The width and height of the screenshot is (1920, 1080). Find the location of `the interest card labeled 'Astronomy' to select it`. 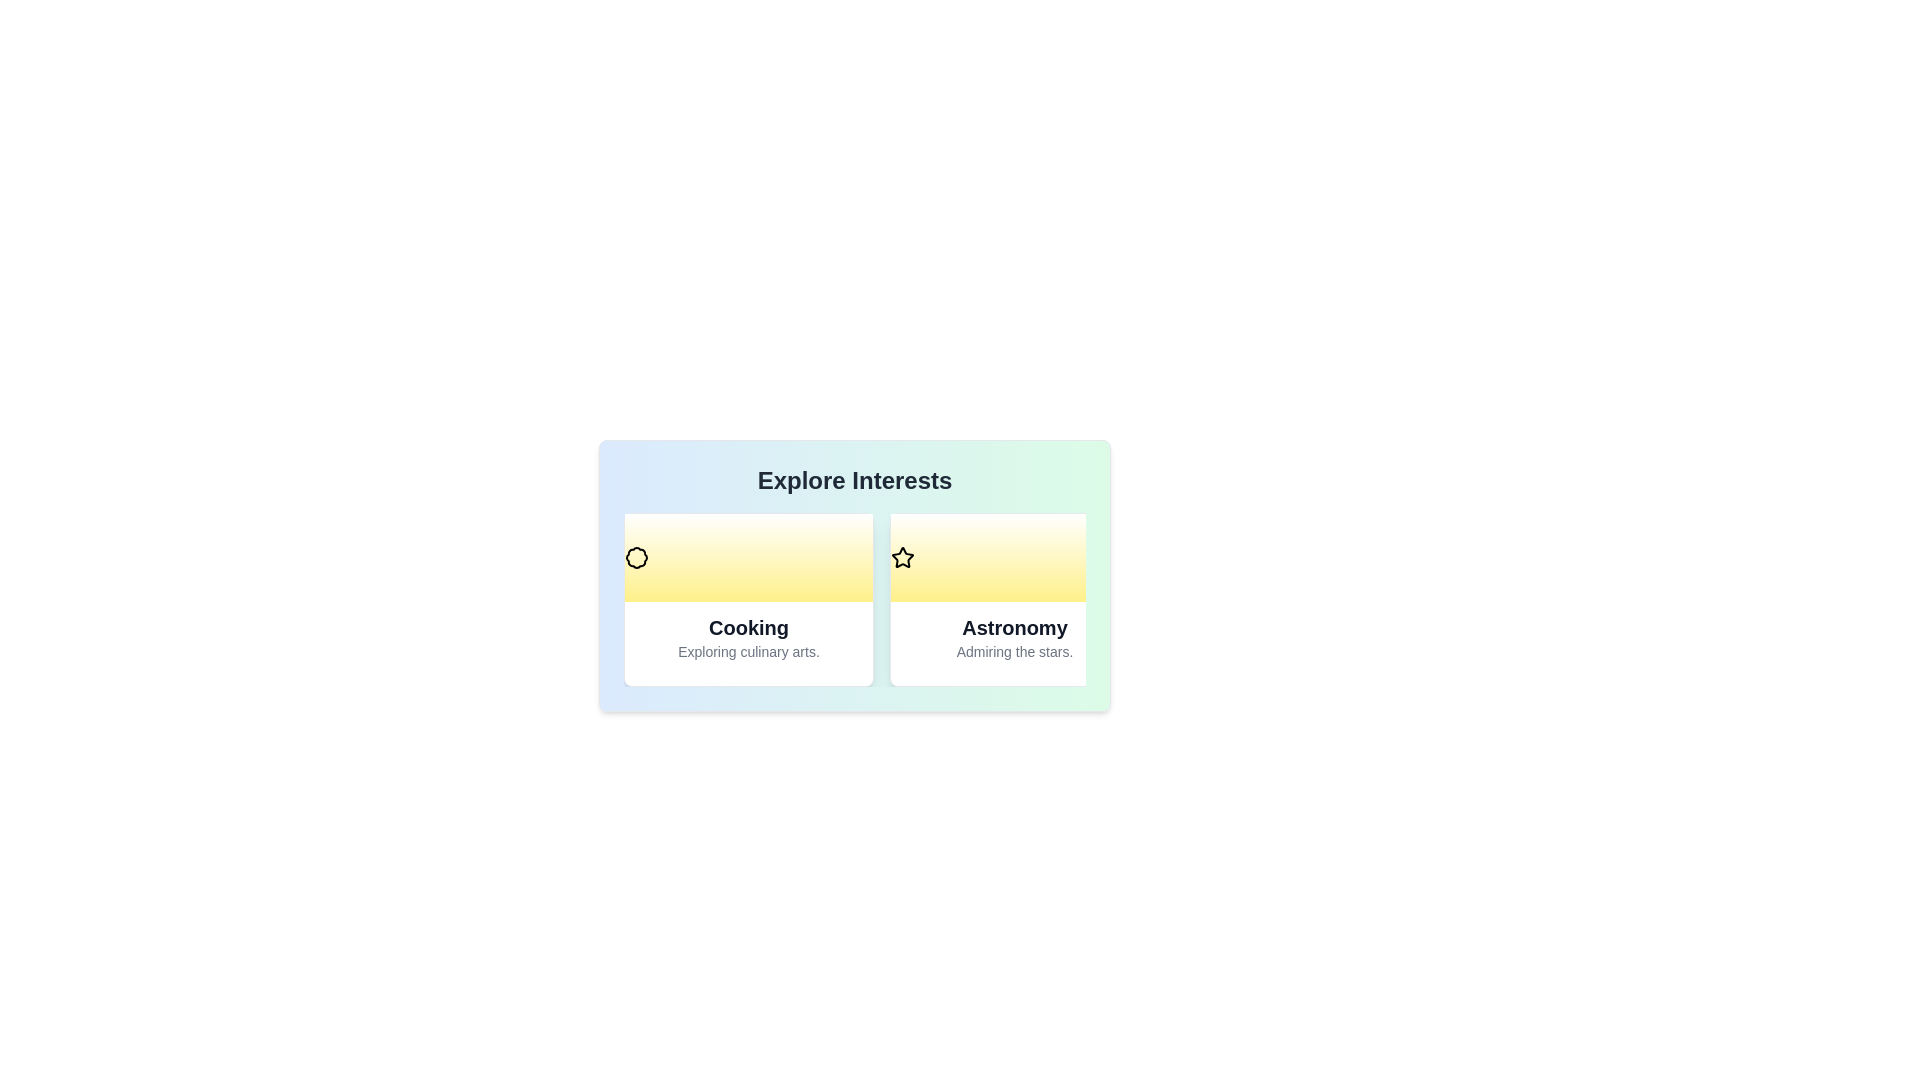

the interest card labeled 'Astronomy' to select it is located at coordinates (1014, 599).